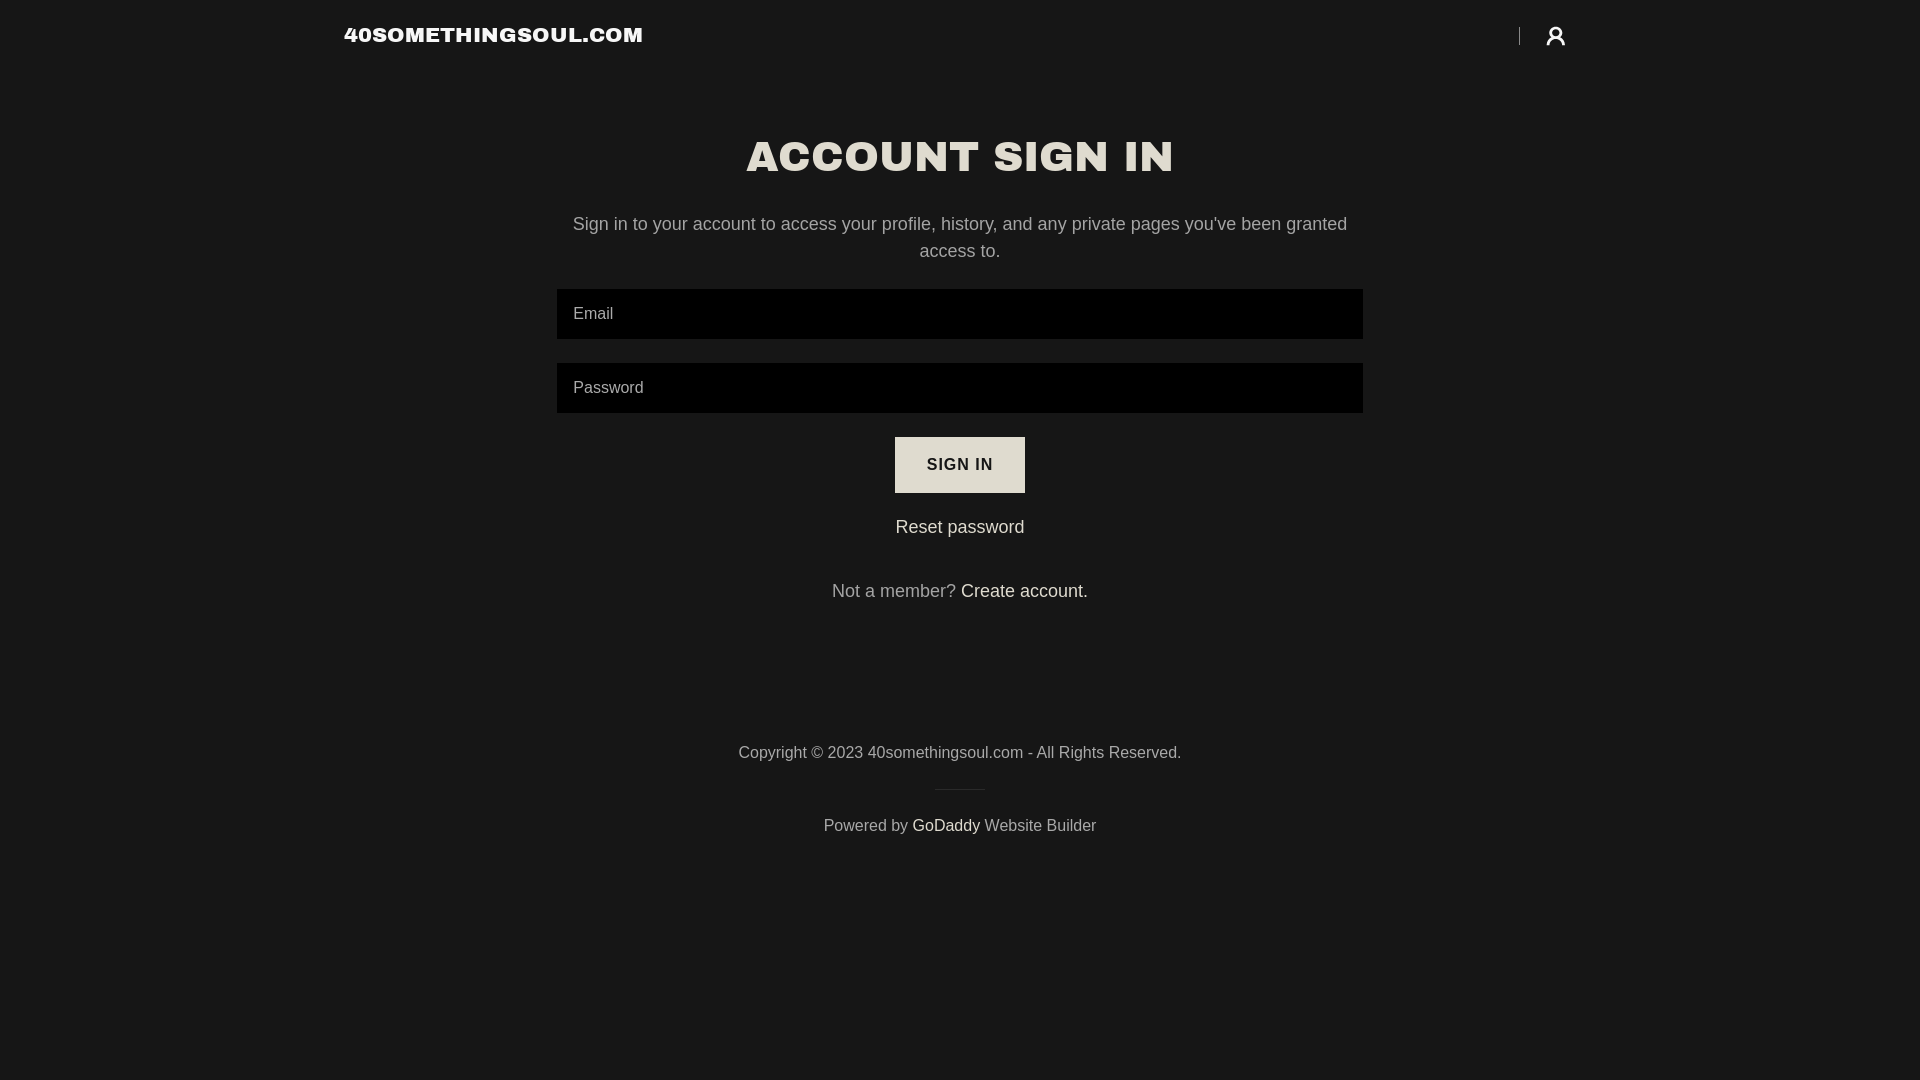  I want to click on 'Create account.', so click(1024, 589).